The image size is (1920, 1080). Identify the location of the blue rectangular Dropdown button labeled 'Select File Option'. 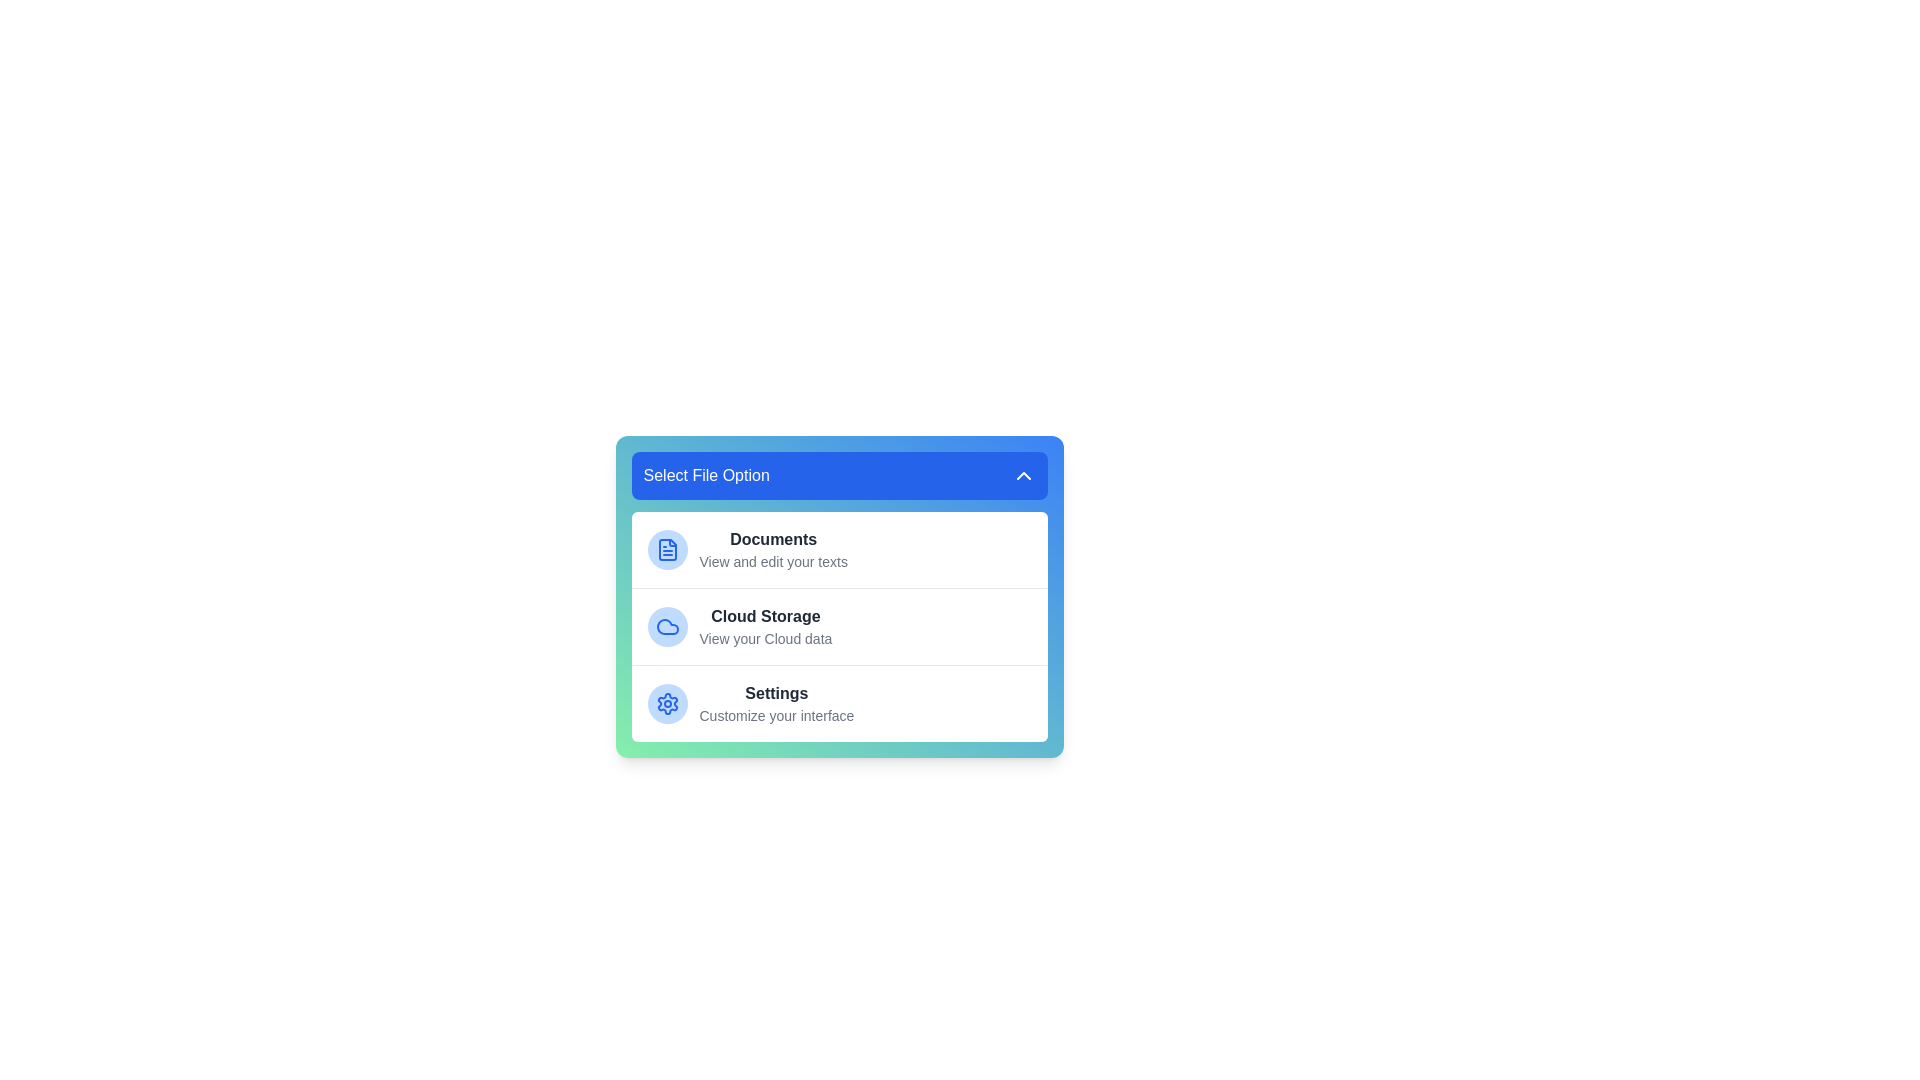
(839, 475).